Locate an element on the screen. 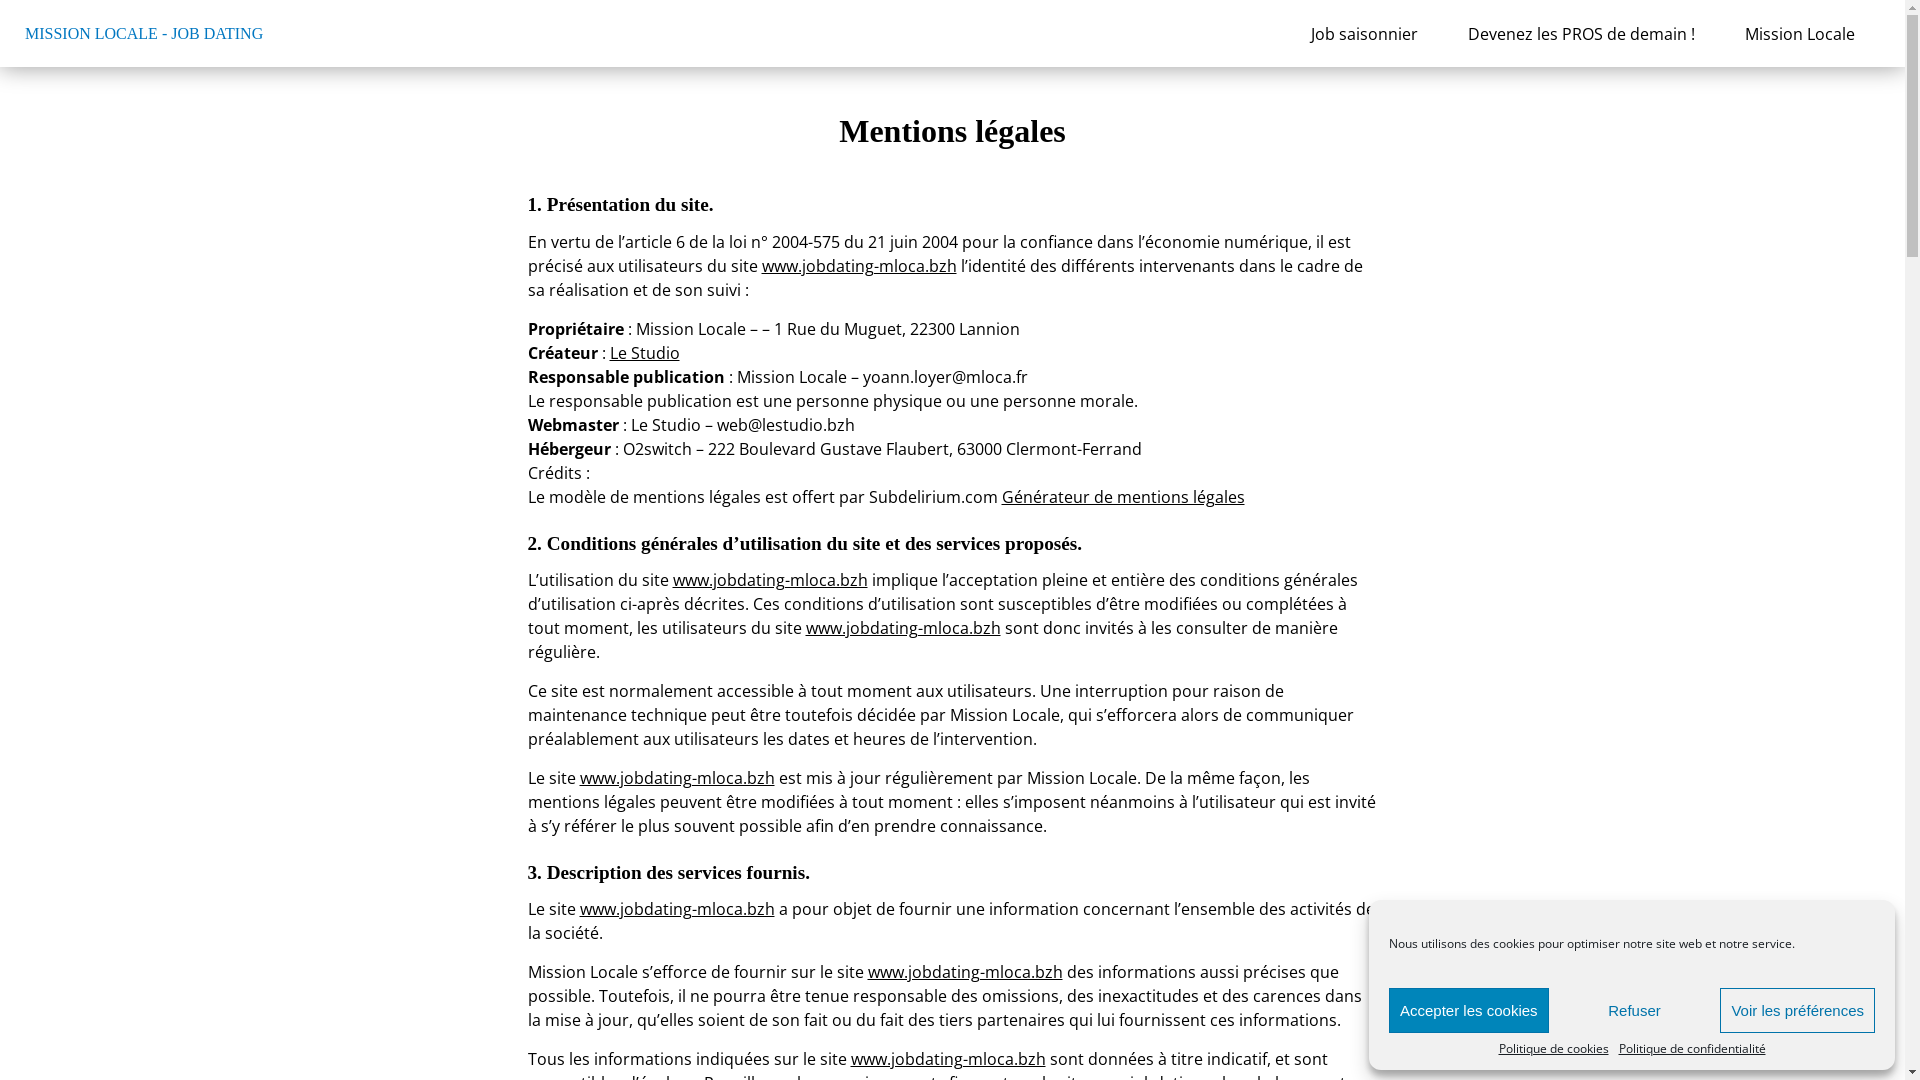 This screenshot has height=1080, width=1920. 'Devenez les PROS de demain !' is located at coordinates (1580, 33).